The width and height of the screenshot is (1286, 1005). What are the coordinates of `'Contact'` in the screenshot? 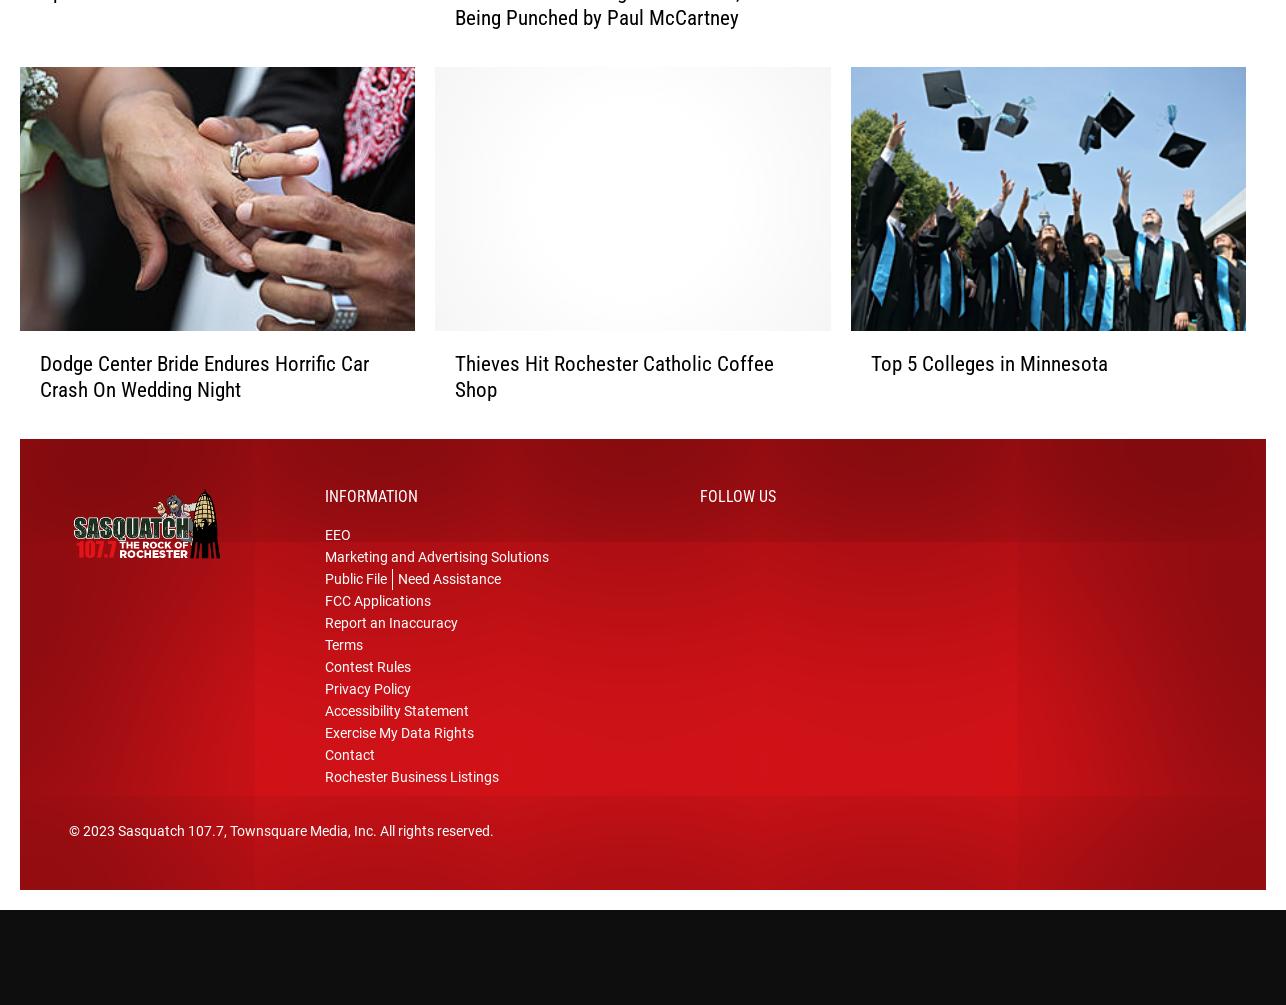 It's located at (349, 762).